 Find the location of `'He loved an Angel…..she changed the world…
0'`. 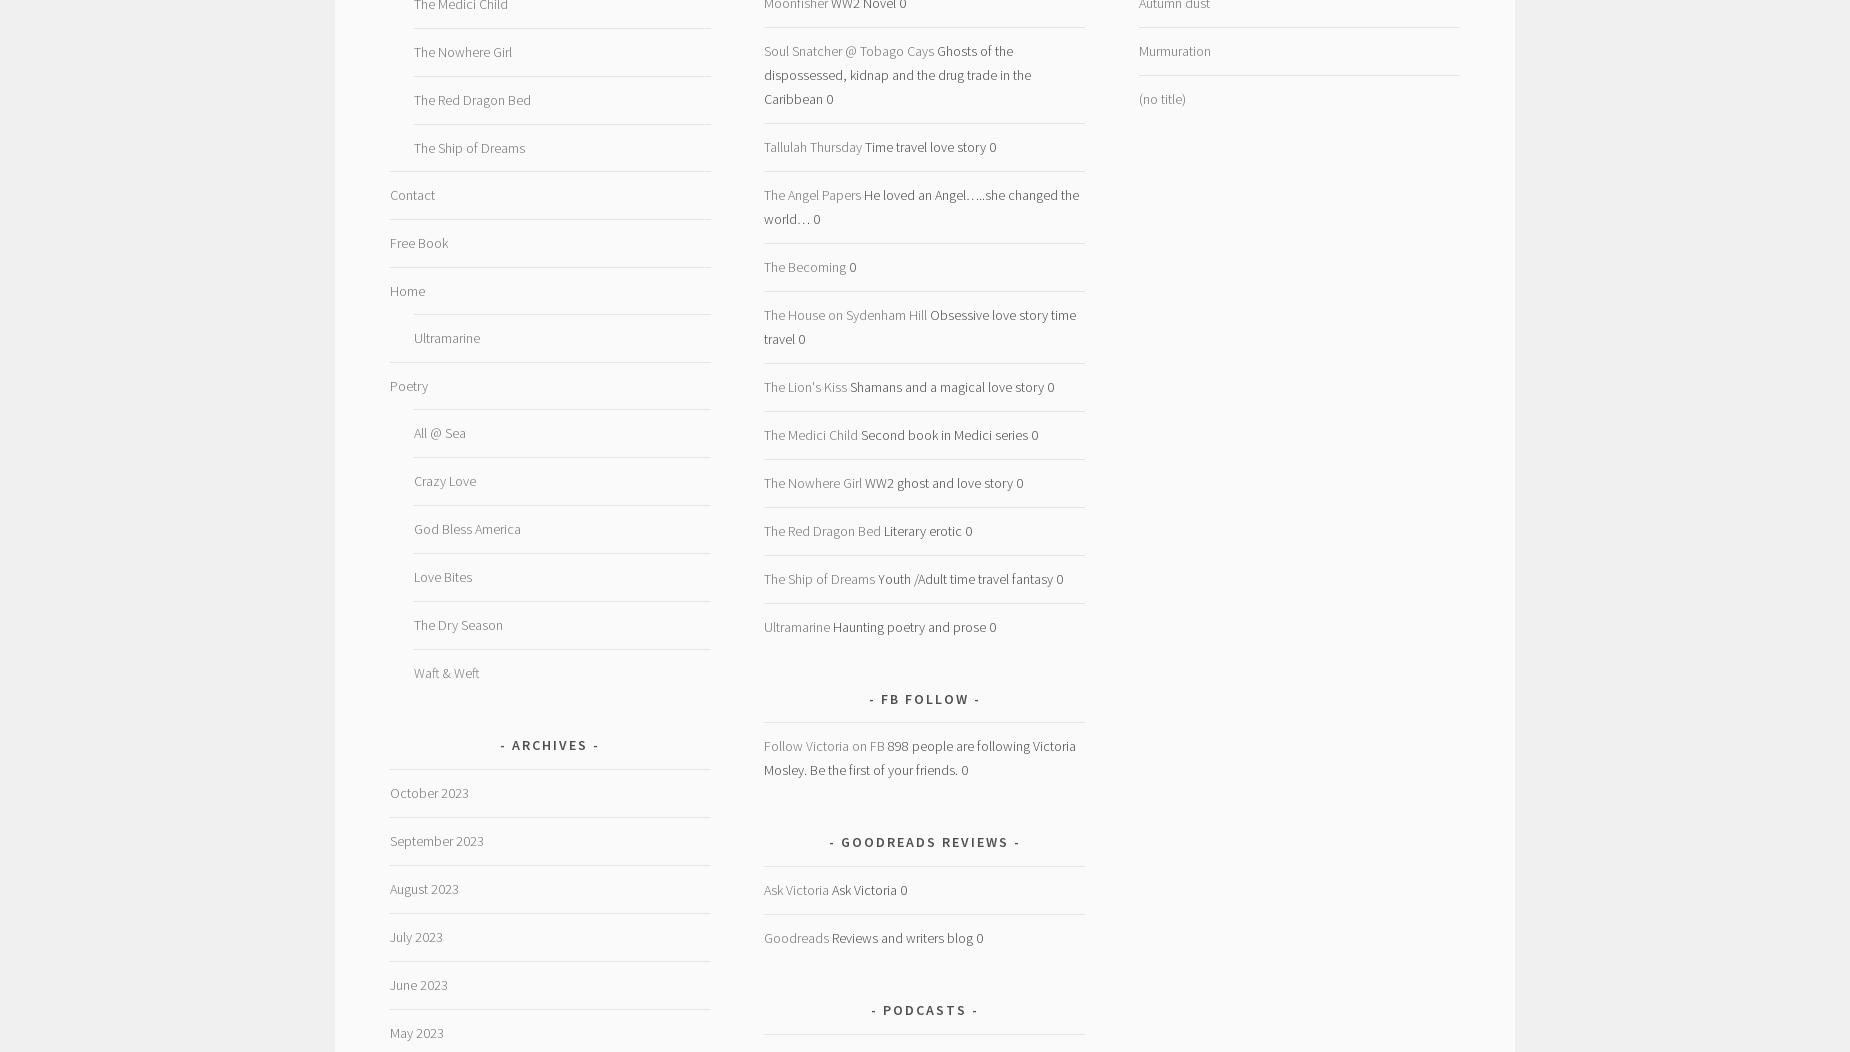

'He loved an Angel…..she changed the world…
0' is located at coordinates (764, 205).